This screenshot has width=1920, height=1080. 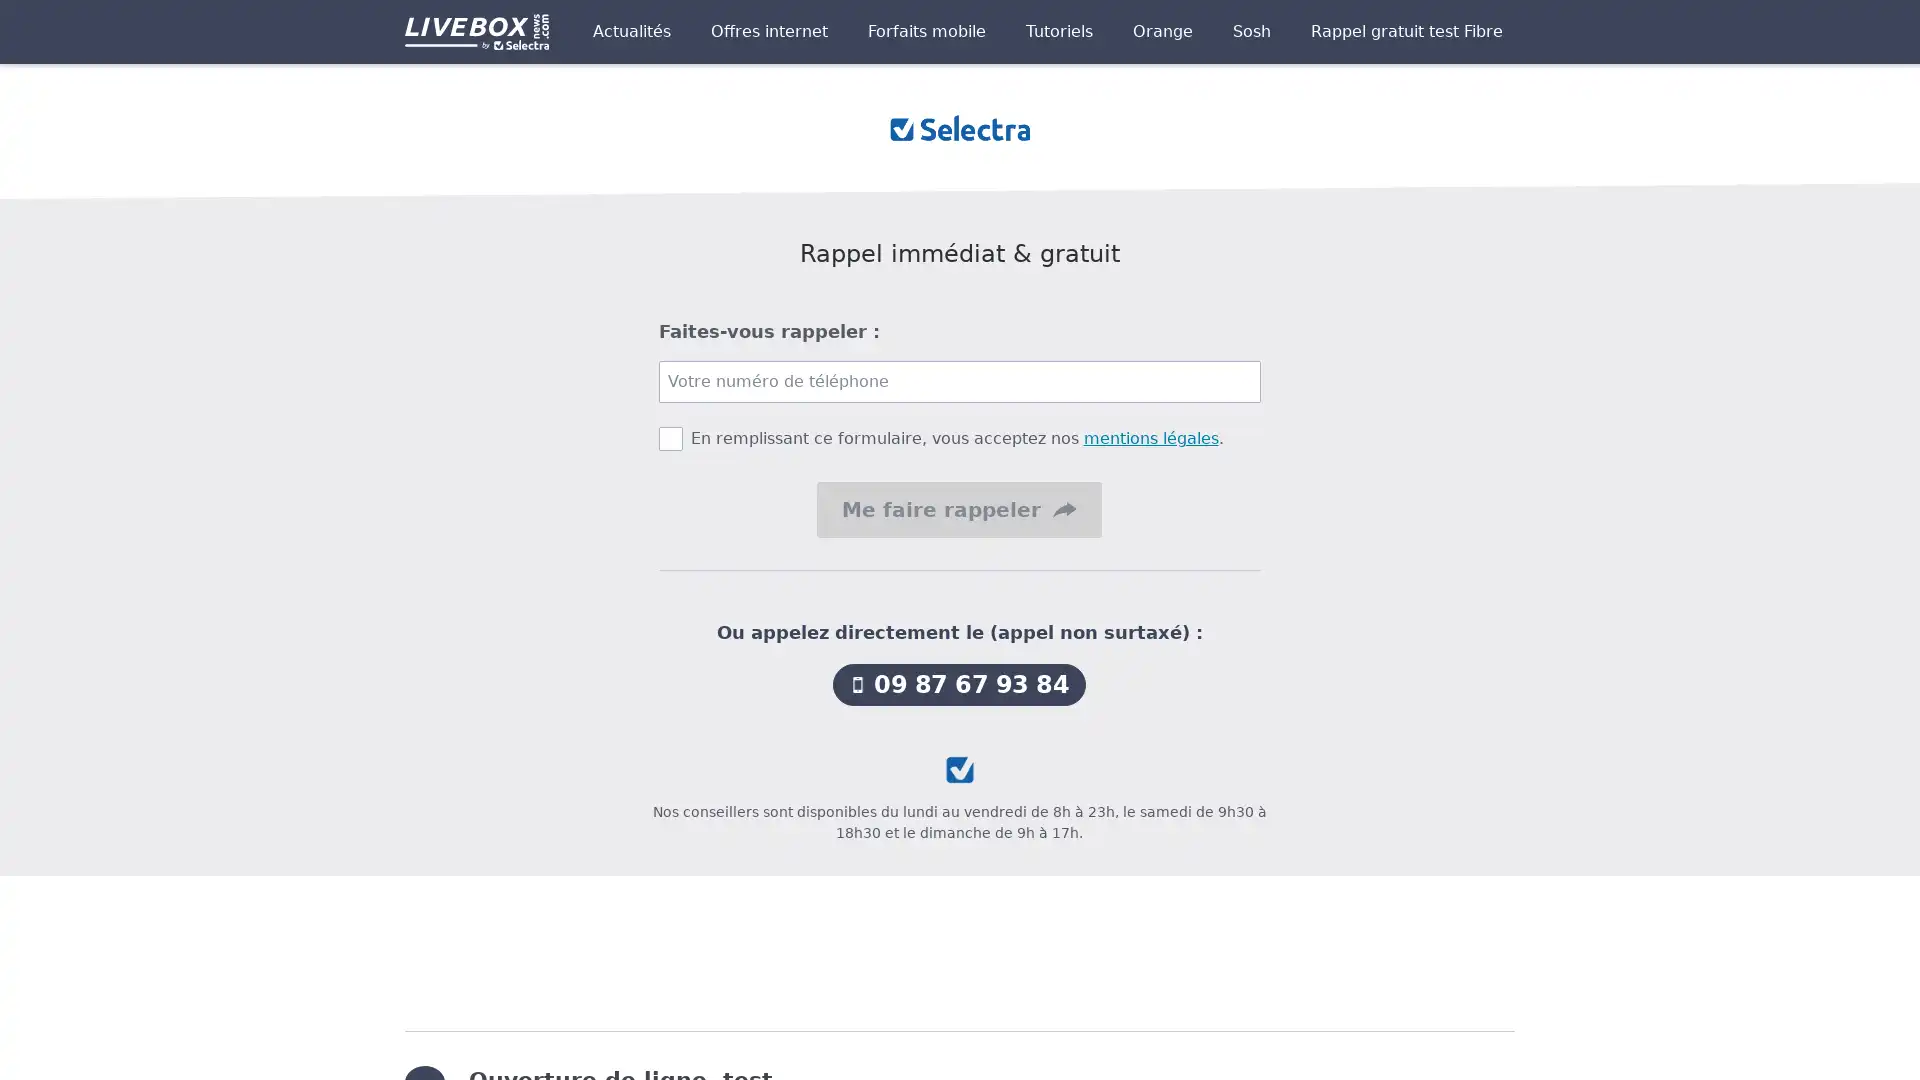 What do you see at coordinates (958, 508) in the screenshot?
I see `Me faire rappeler` at bounding box center [958, 508].